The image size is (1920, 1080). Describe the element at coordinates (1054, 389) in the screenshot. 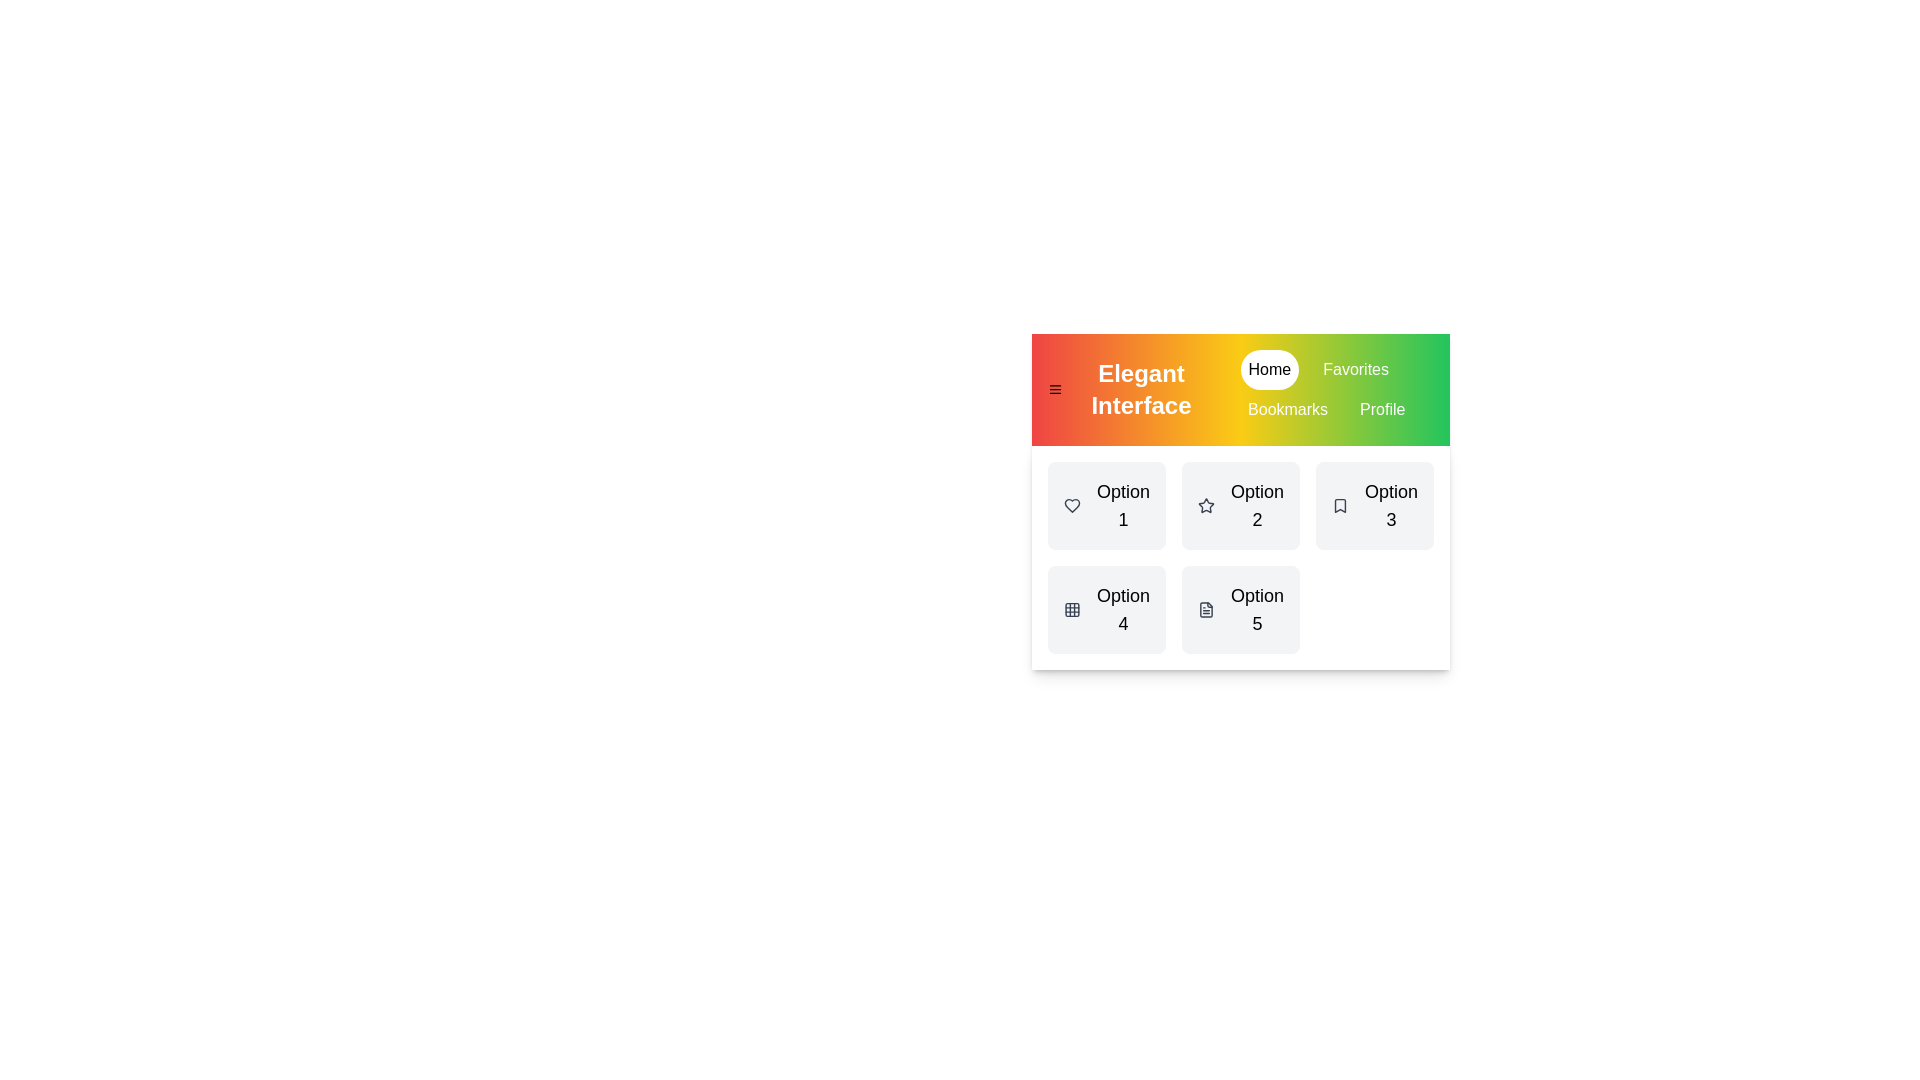

I see `the menu icon to toggle the menu visibility` at that location.